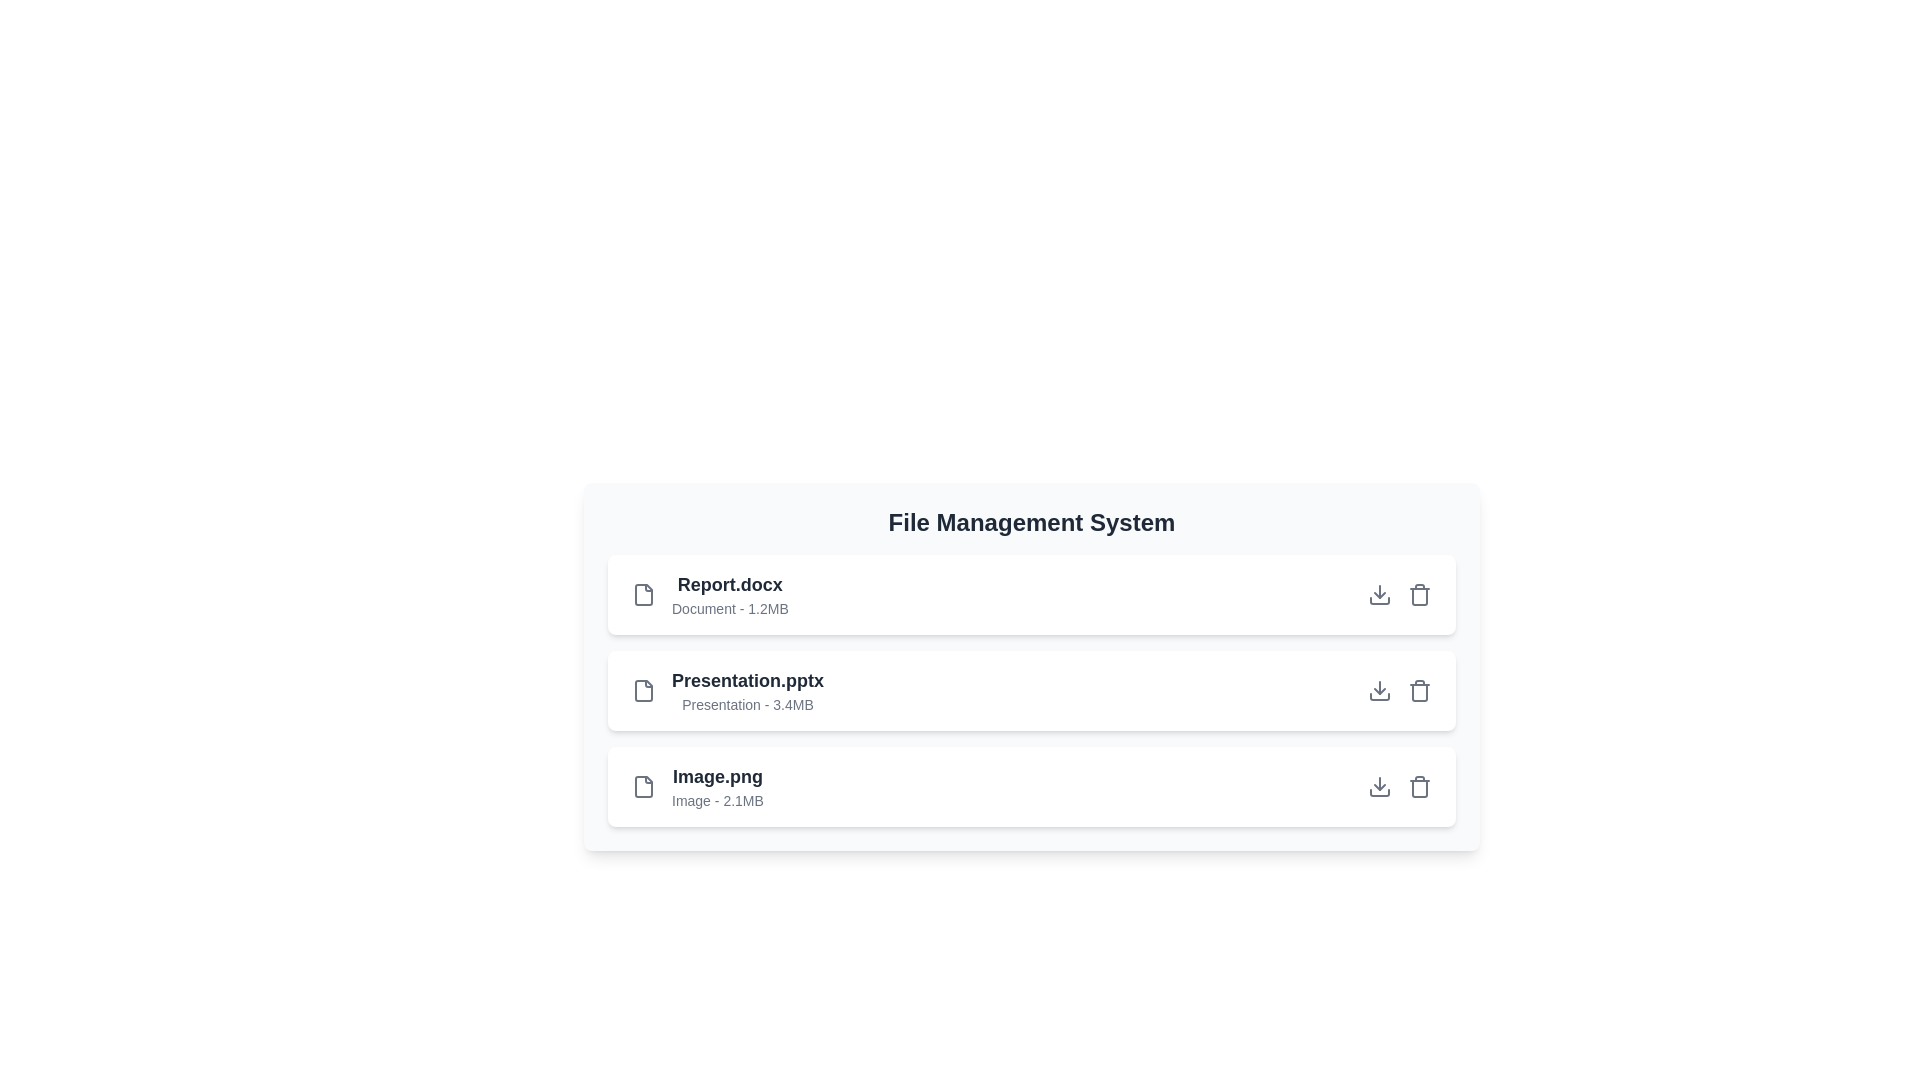 The image size is (1920, 1080). Describe the element at coordinates (1379, 593) in the screenshot. I see `download button for the file Report.docx` at that location.